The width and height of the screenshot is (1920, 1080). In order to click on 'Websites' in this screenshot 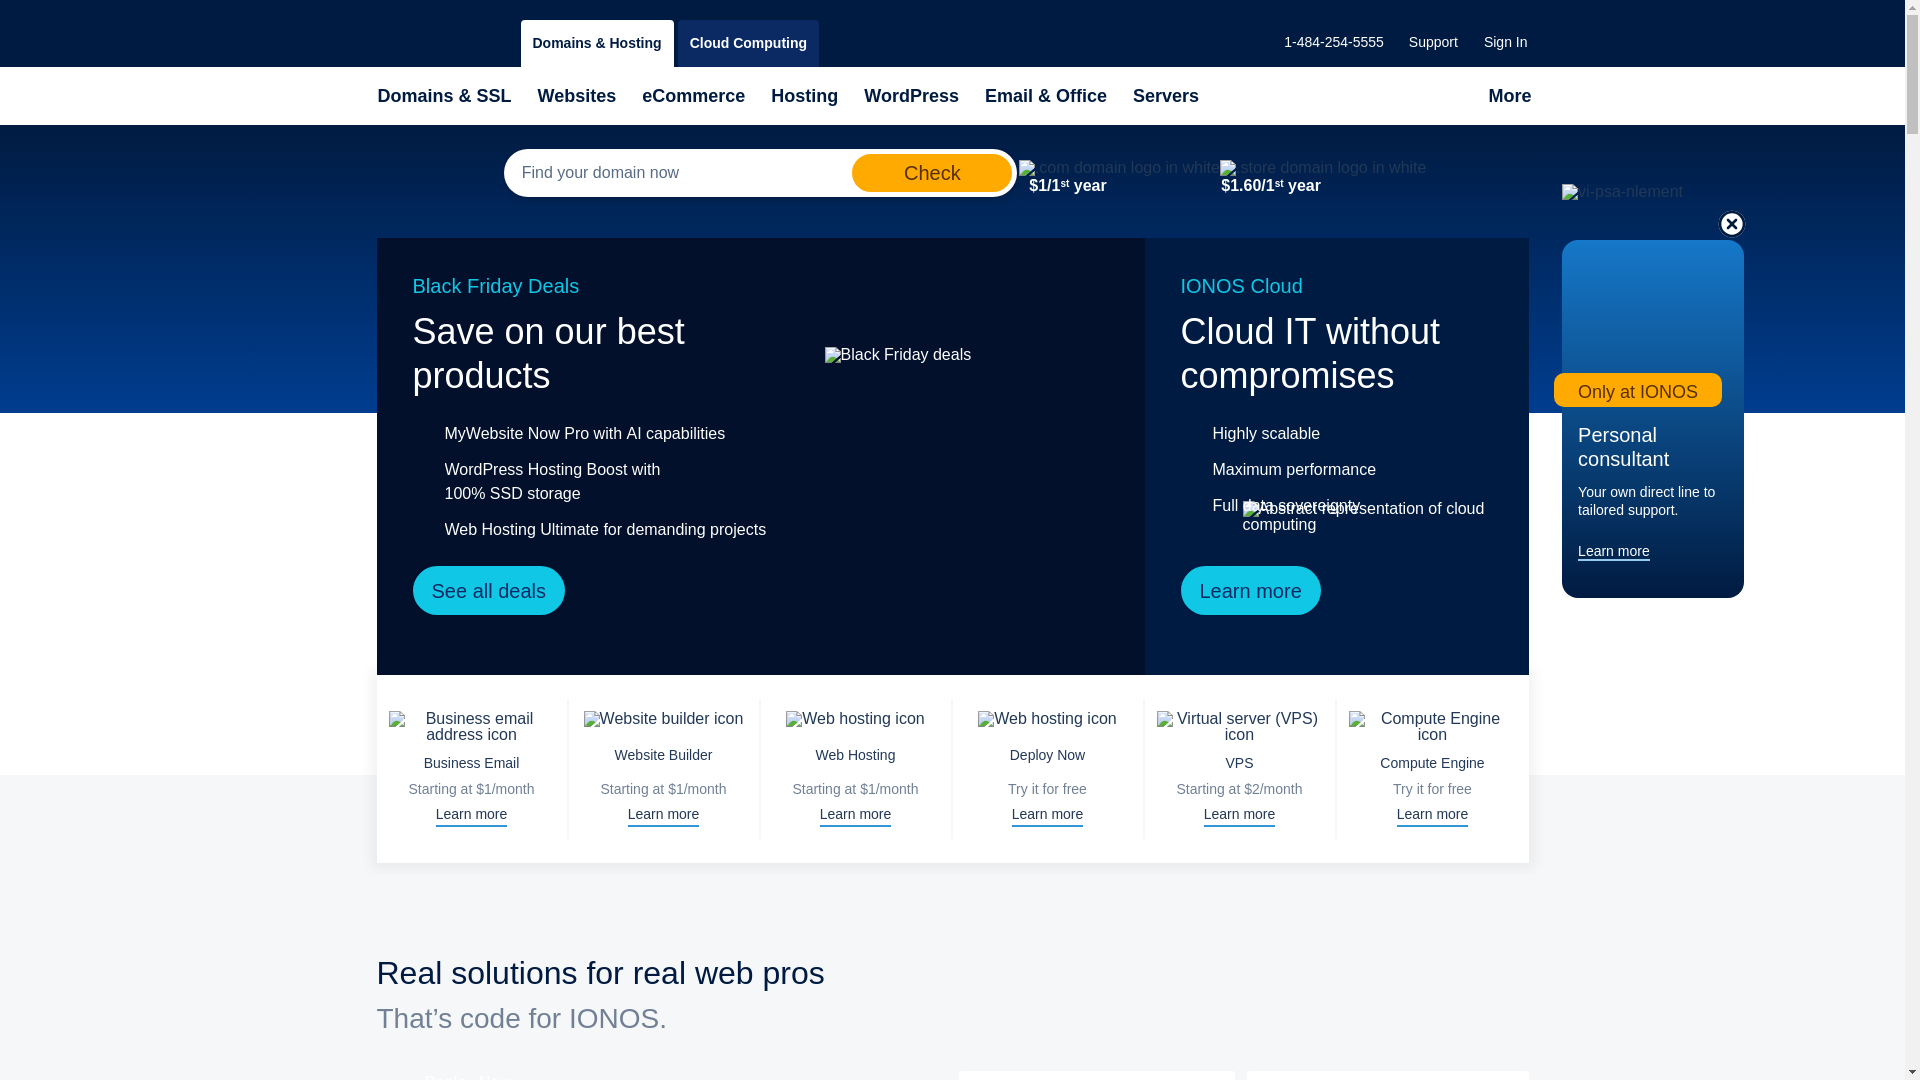, I will do `click(576, 96)`.